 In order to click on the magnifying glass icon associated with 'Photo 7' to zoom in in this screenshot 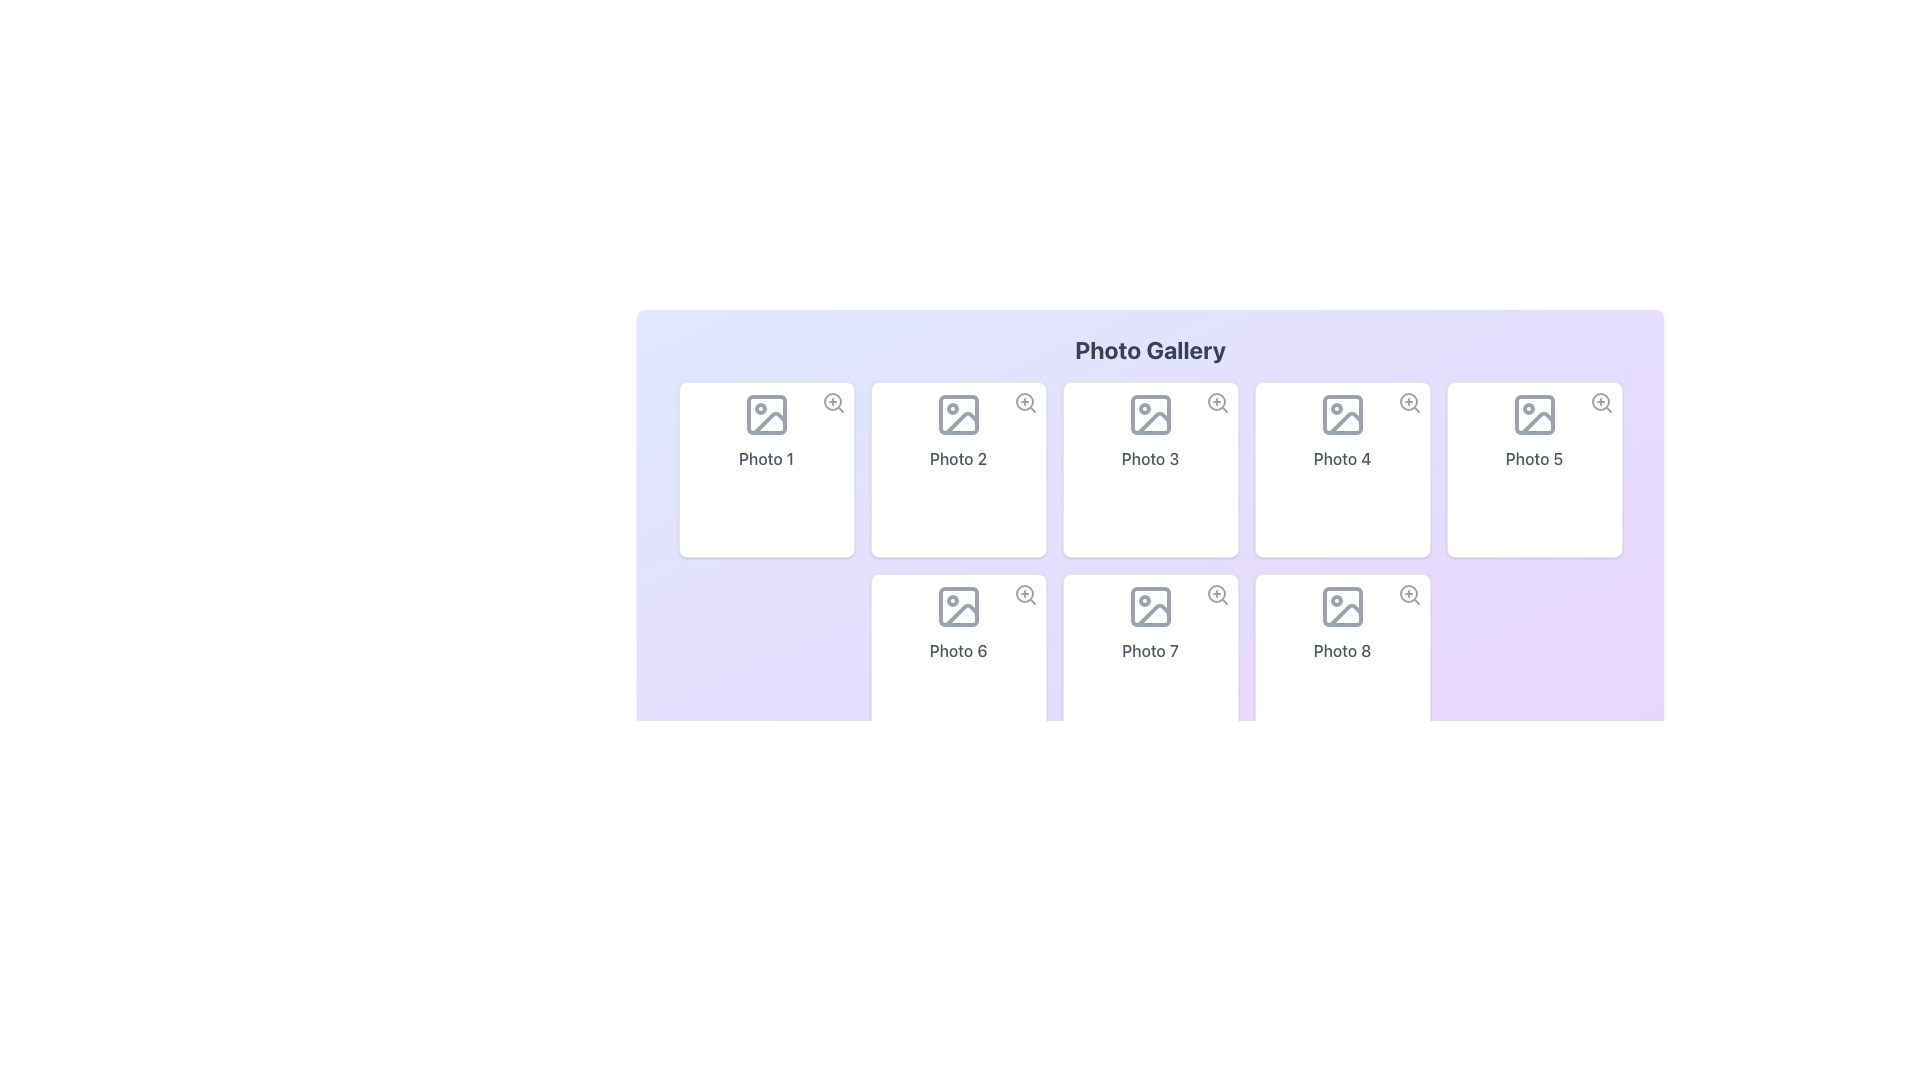, I will do `click(1215, 593)`.